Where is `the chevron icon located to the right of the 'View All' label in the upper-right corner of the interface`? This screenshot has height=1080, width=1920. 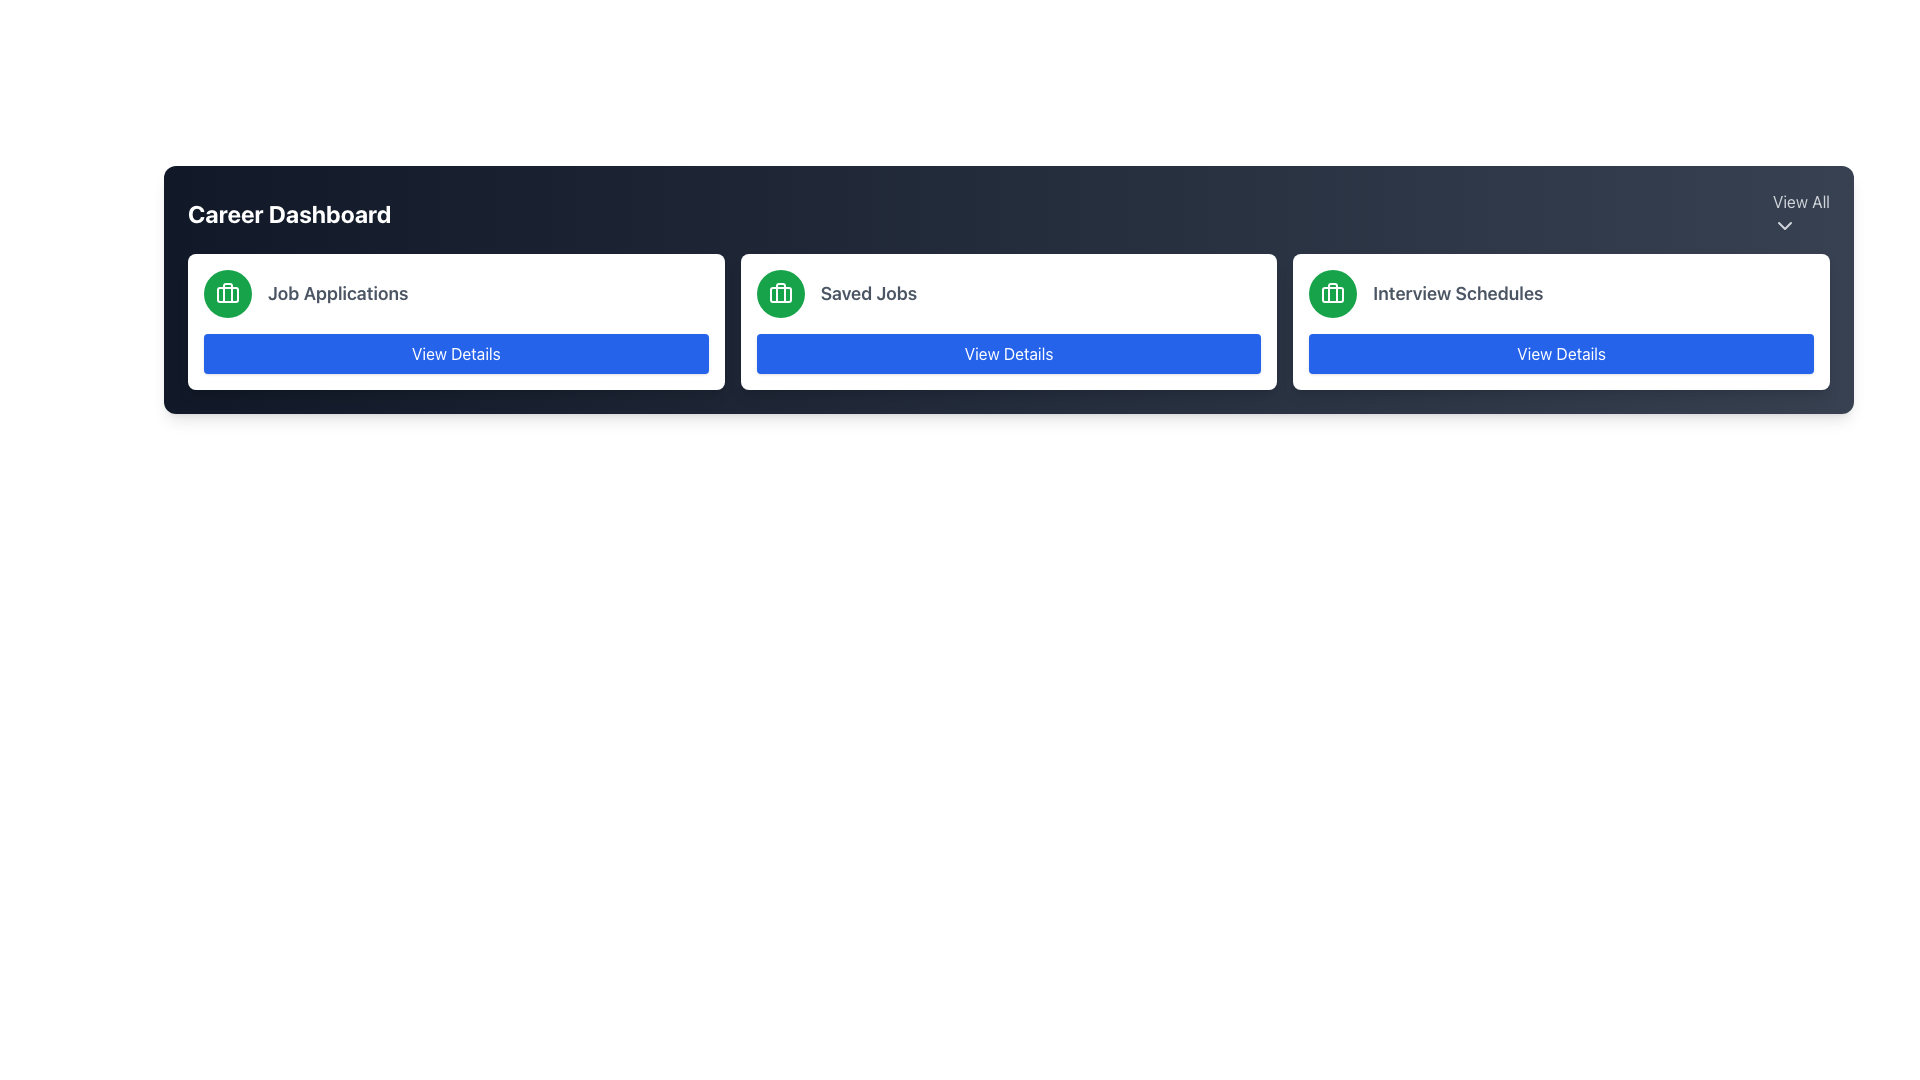 the chevron icon located to the right of the 'View All' label in the upper-right corner of the interface is located at coordinates (1784, 225).